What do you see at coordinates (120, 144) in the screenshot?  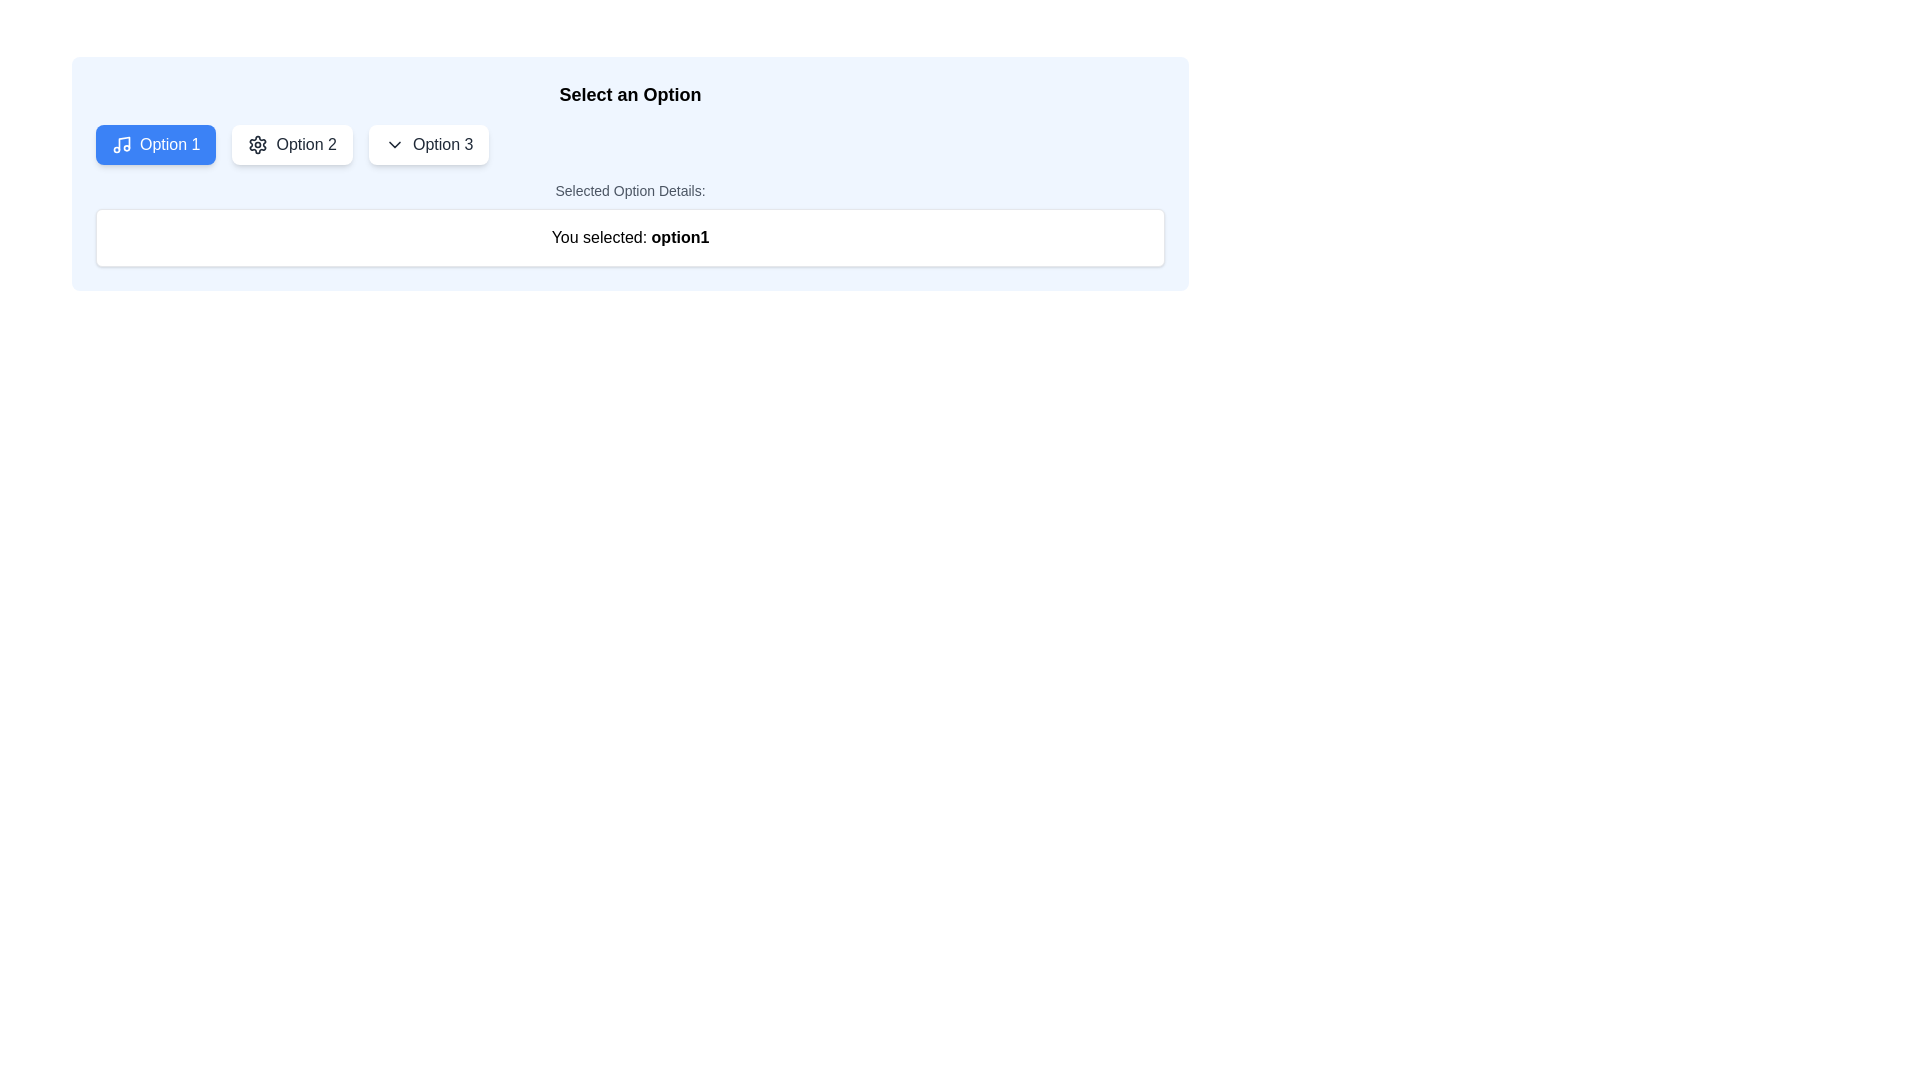 I see `the small outlined musical note icon located to the left of the text 'Option 1' within the blue button` at bounding box center [120, 144].